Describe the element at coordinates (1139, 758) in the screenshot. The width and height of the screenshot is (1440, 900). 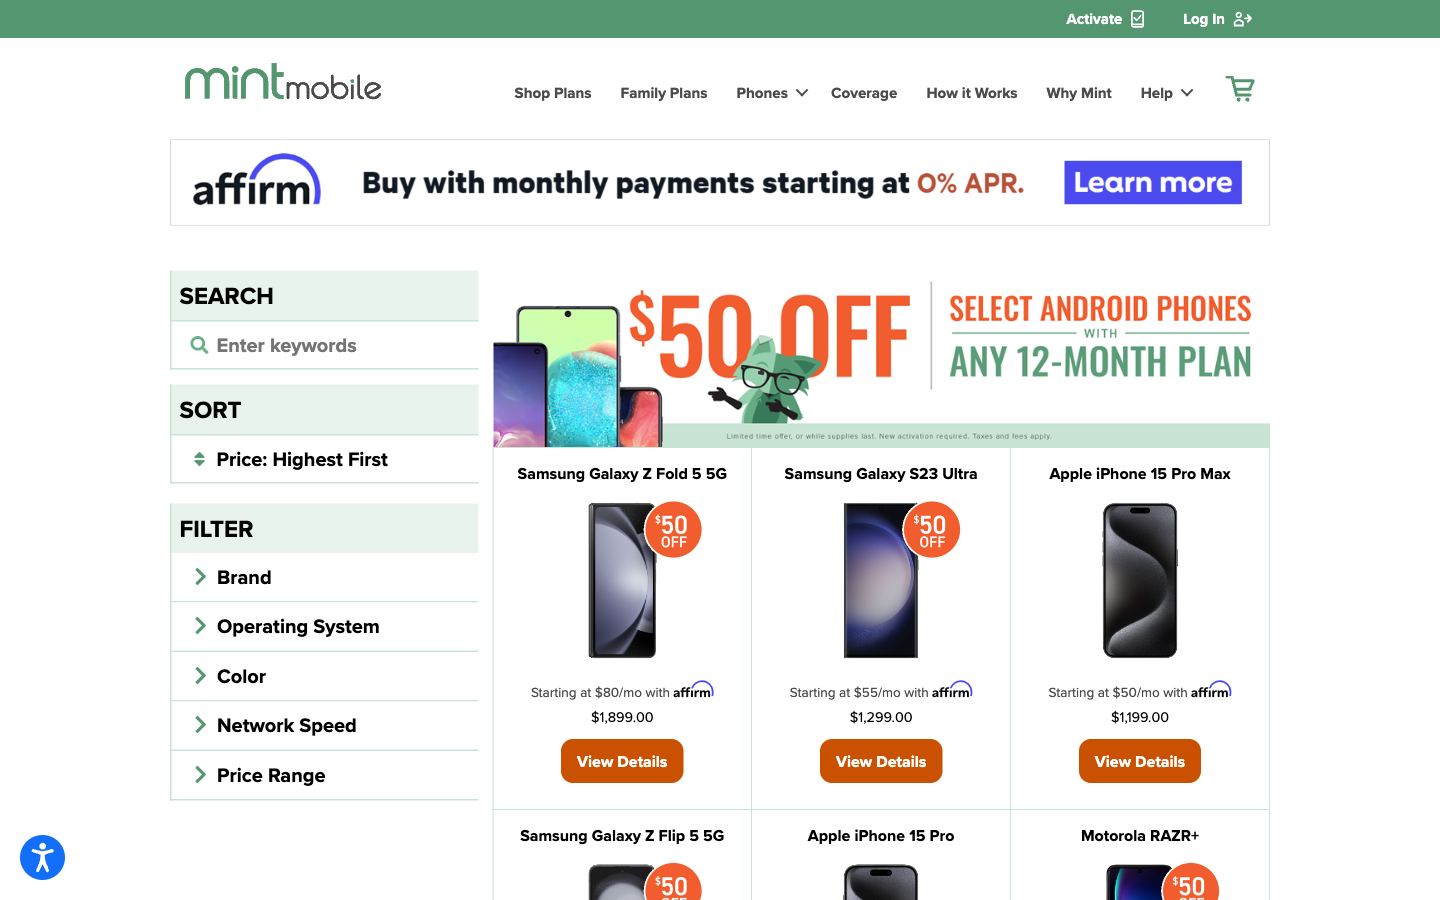
I see `Check Apple iPhone 15 Pro Max Phone` at that location.